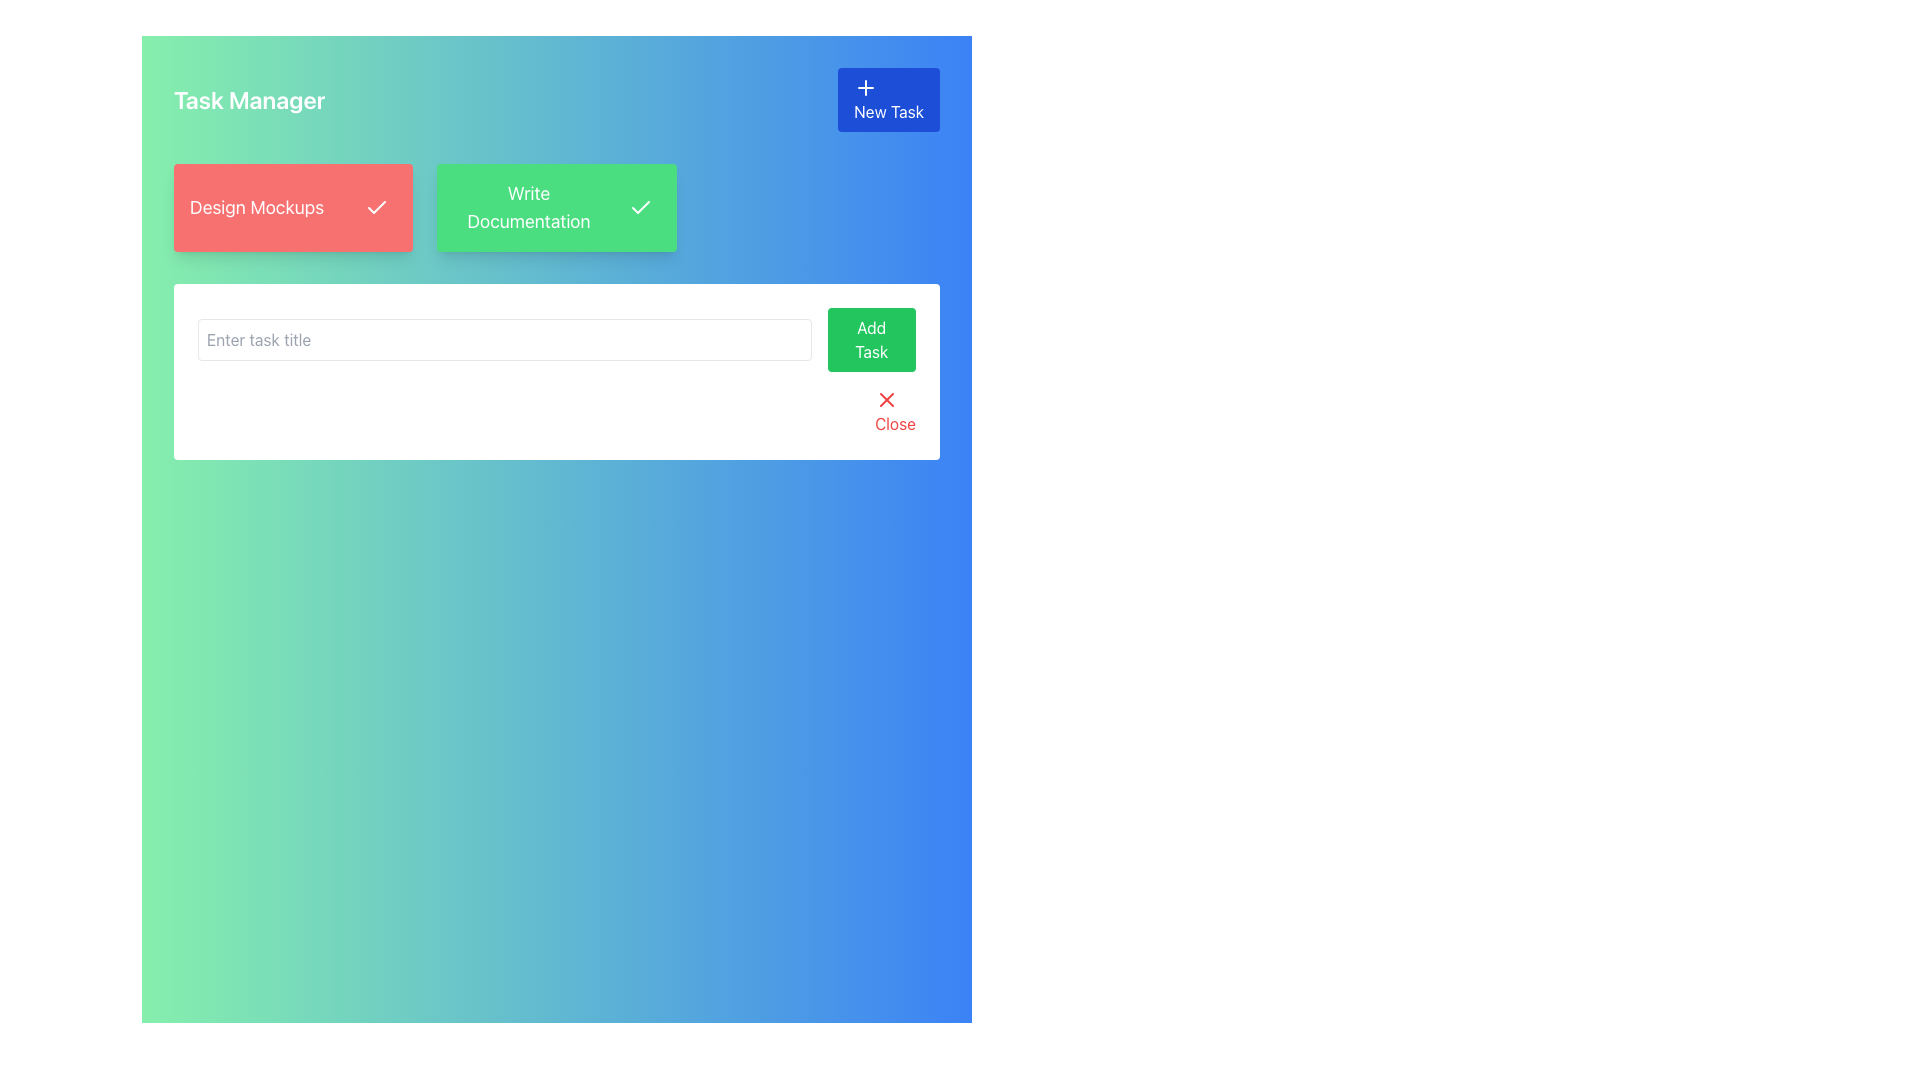 The width and height of the screenshot is (1920, 1080). I want to click on the check icon located at the top-right corner inside the green button labeled 'Write Documentation', so click(640, 208).